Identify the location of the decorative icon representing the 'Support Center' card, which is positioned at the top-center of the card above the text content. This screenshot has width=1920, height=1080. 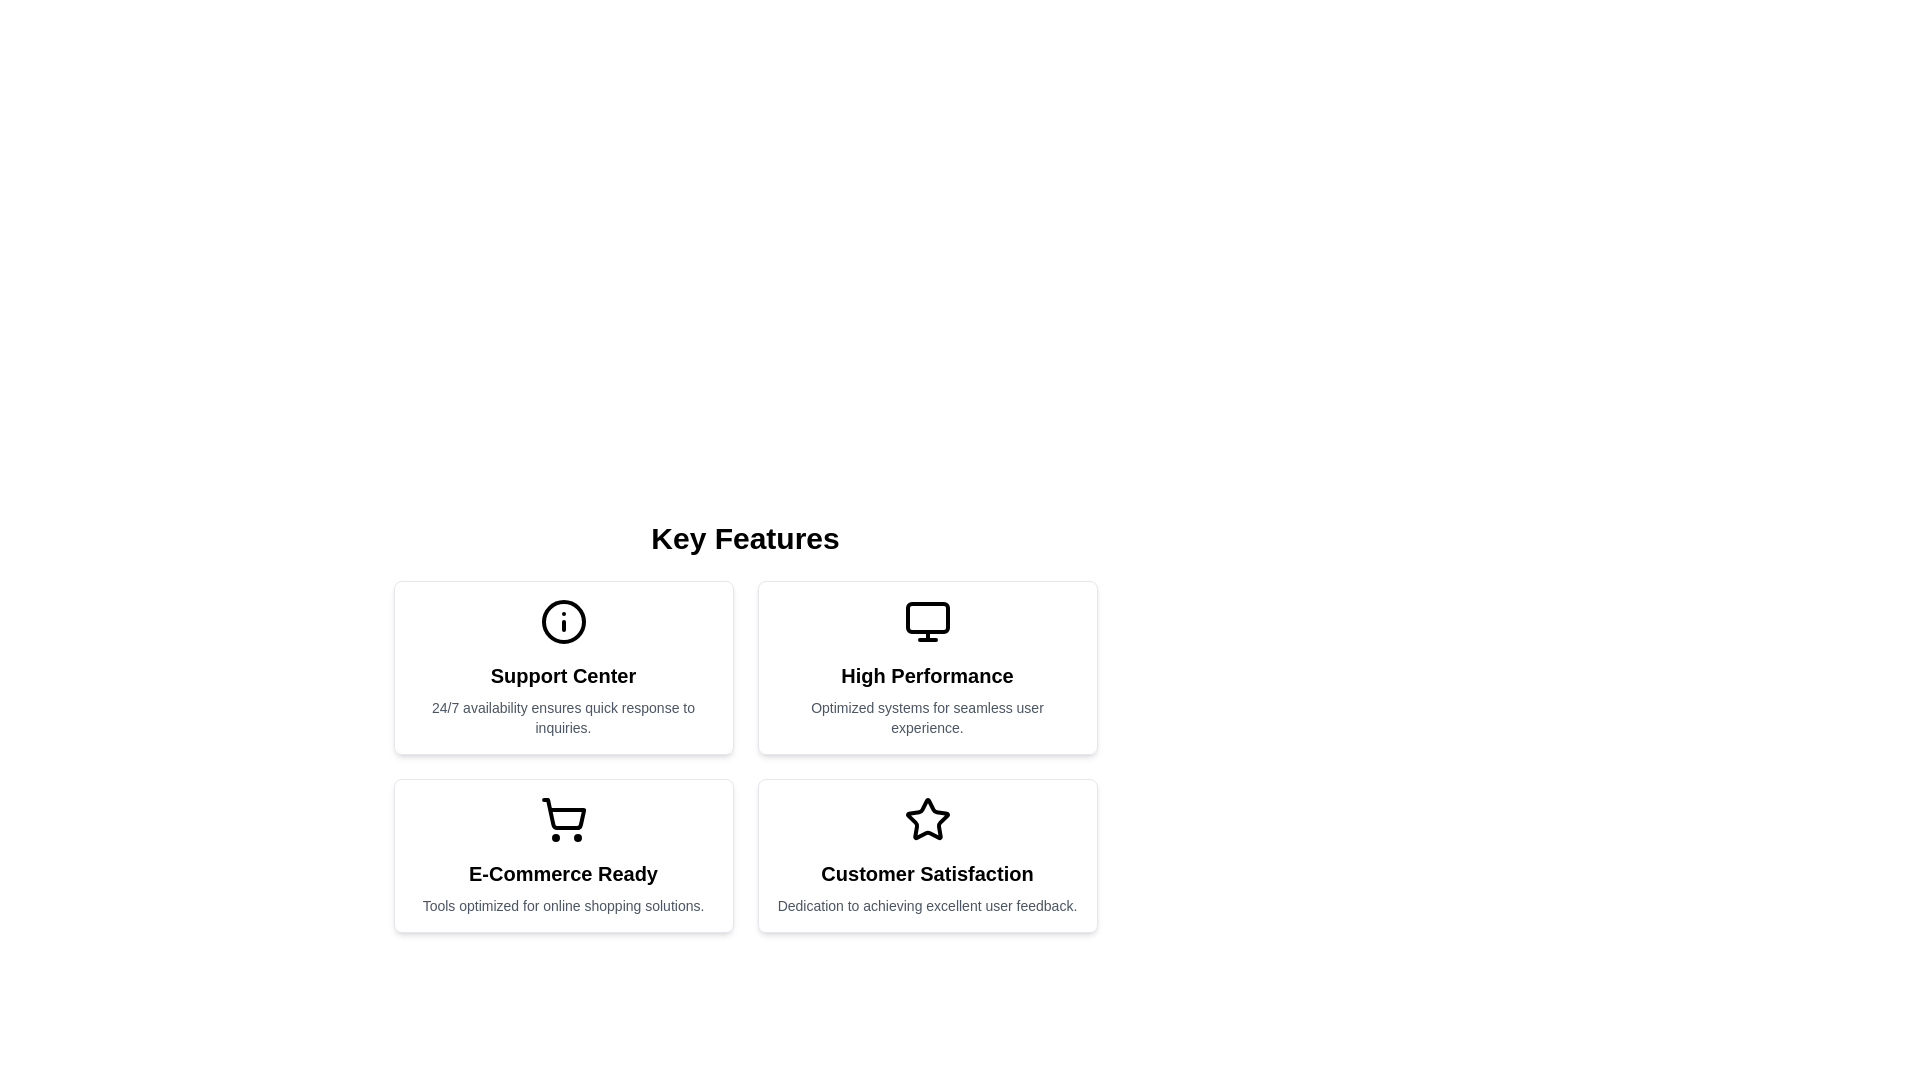
(562, 620).